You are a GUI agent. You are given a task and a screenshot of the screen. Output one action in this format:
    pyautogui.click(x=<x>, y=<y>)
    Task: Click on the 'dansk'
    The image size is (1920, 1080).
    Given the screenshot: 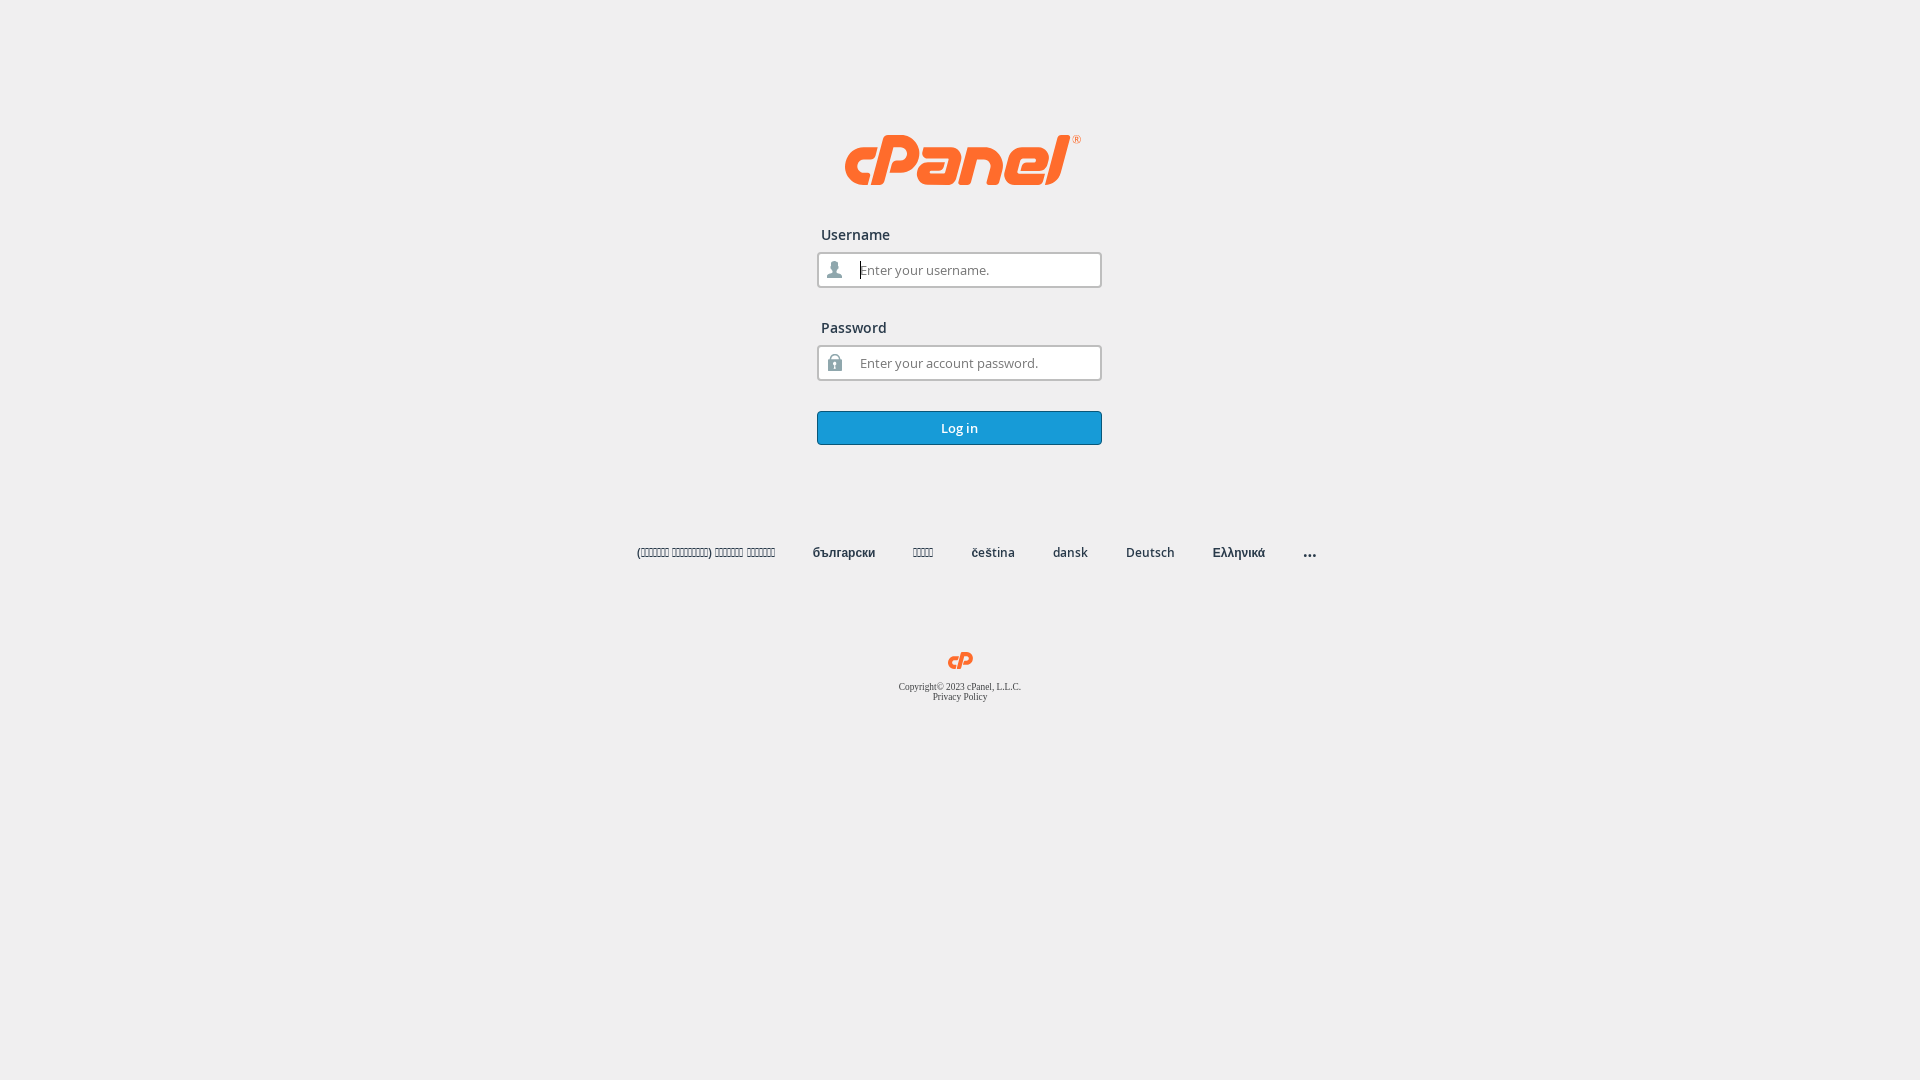 What is the action you would take?
    pyautogui.click(x=1069, y=552)
    